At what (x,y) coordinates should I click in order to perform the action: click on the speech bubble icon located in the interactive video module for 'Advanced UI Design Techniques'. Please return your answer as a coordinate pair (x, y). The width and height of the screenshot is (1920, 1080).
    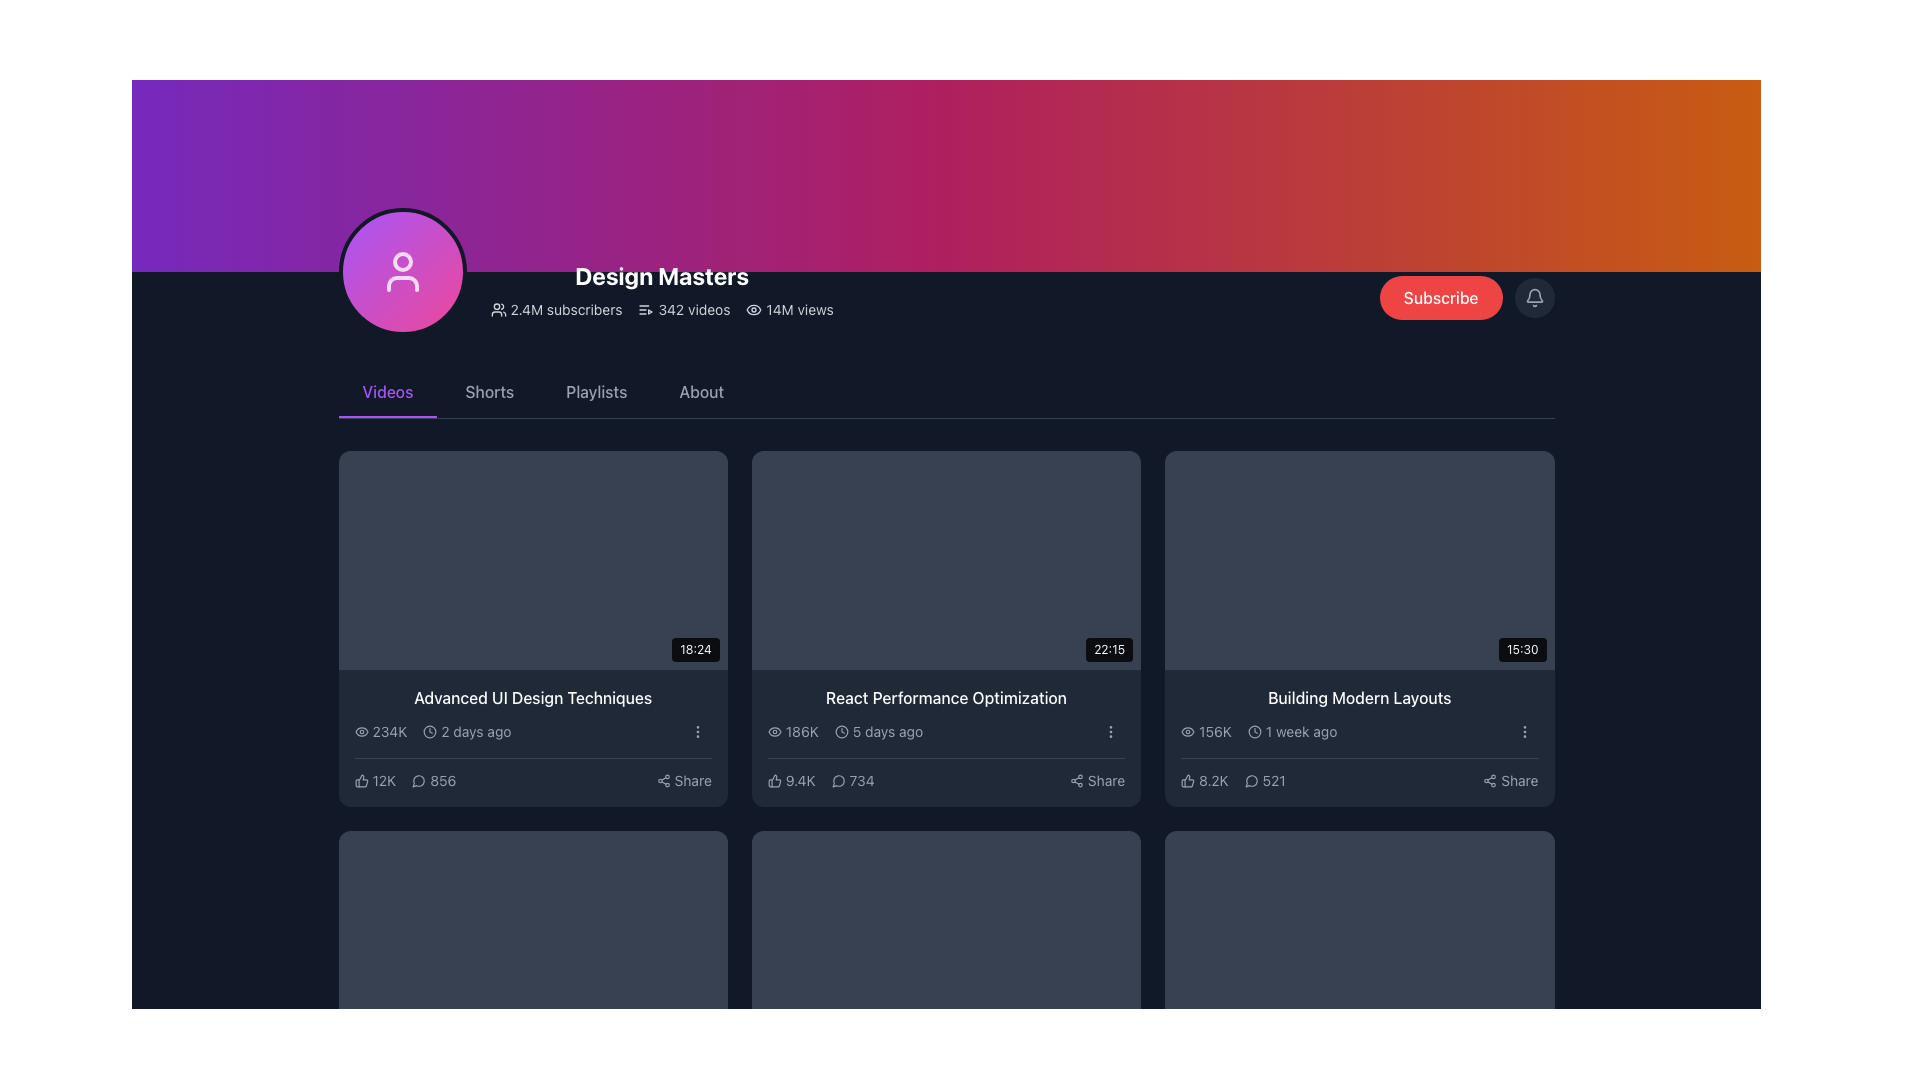
    Looking at the image, I should click on (417, 780).